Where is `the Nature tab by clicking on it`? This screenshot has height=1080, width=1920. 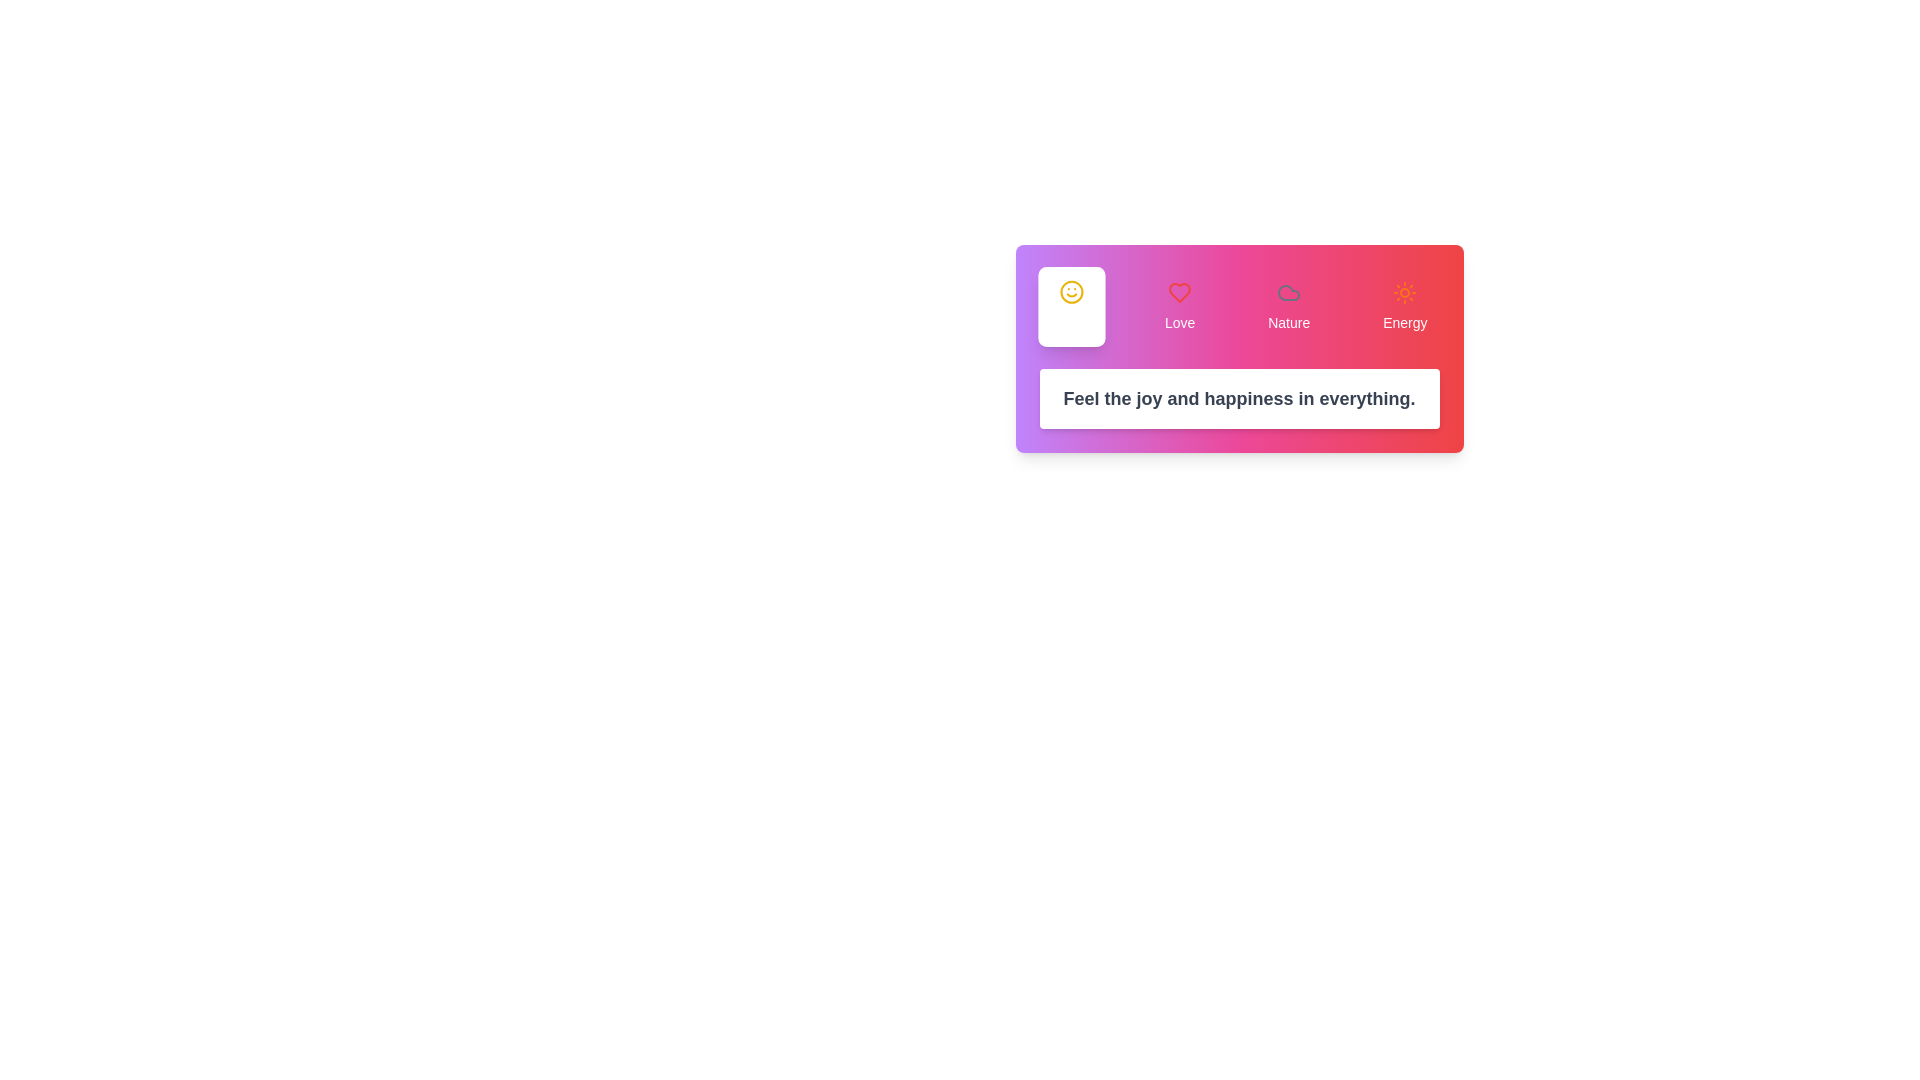
the Nature tab by clicking on it is located at coordinates (1289, 307).